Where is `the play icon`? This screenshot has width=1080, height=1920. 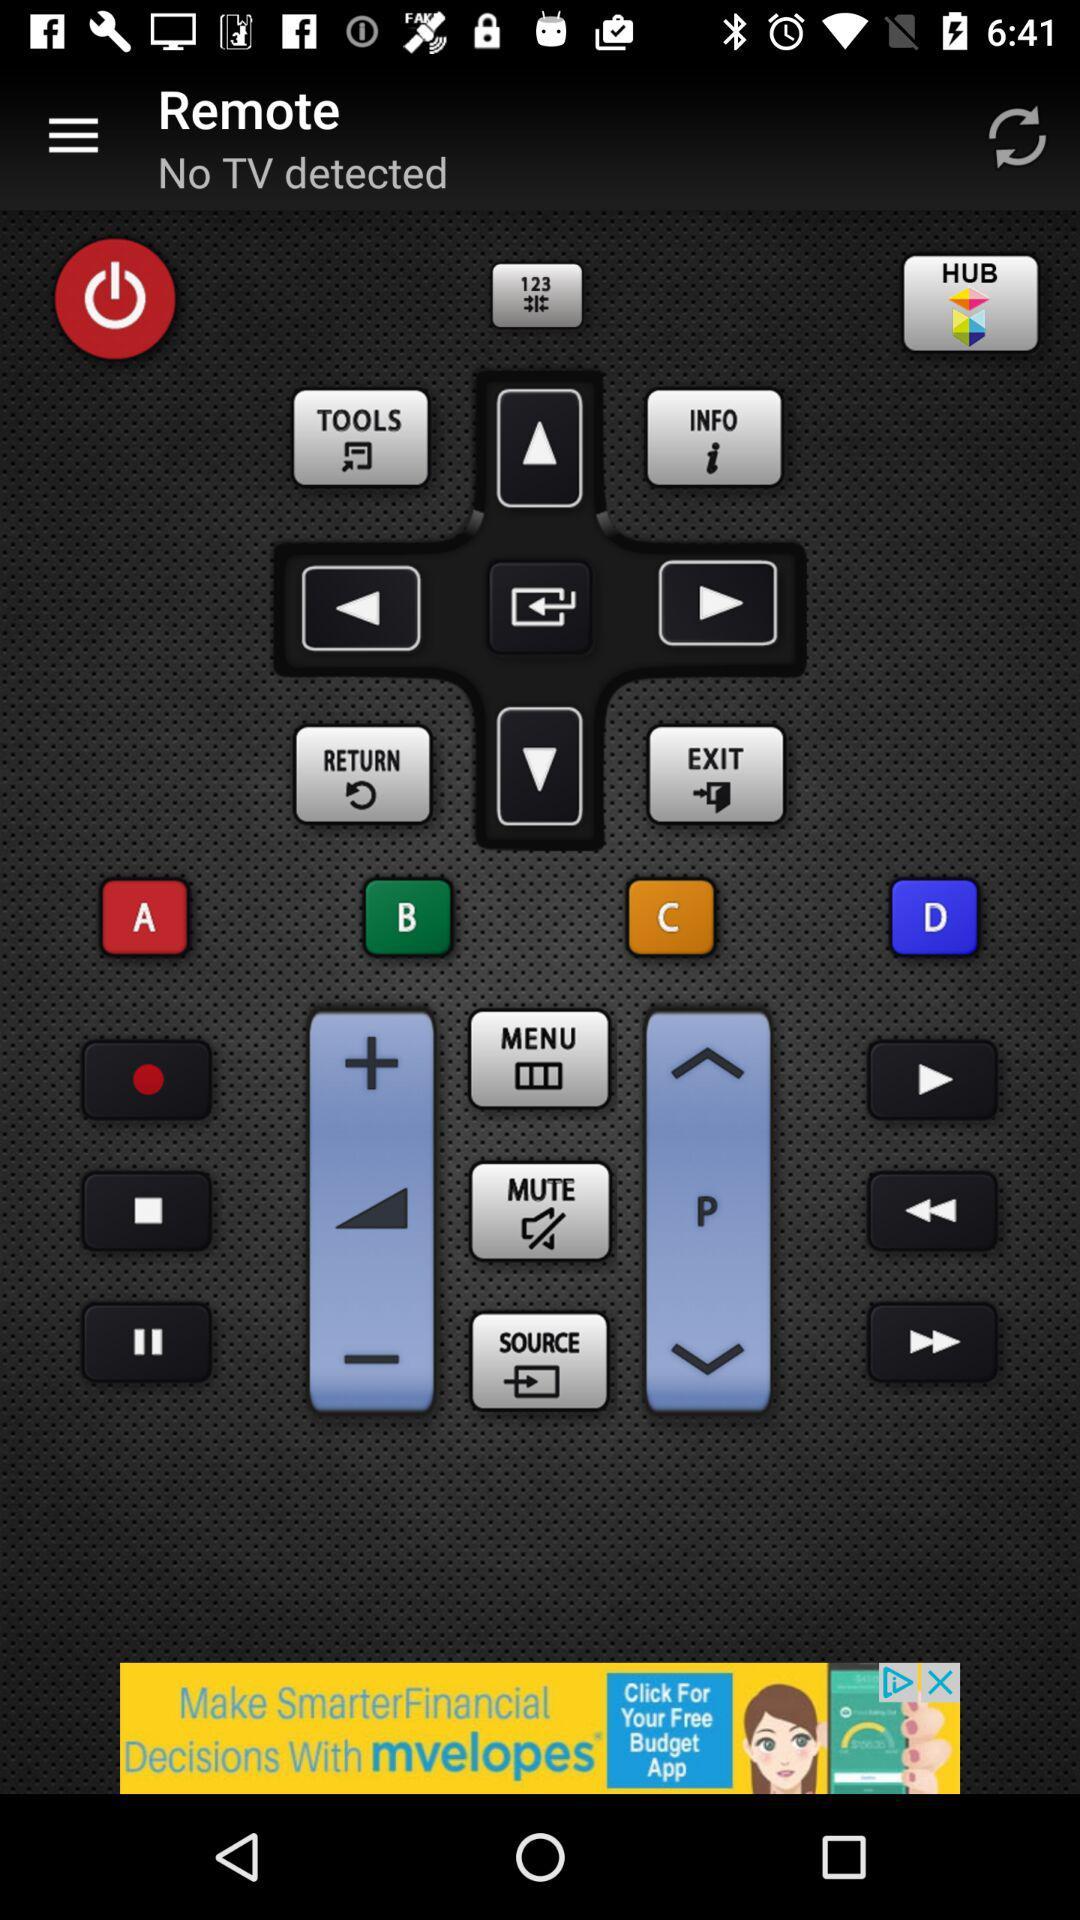 the play icon is located at coordinates (713, 606).